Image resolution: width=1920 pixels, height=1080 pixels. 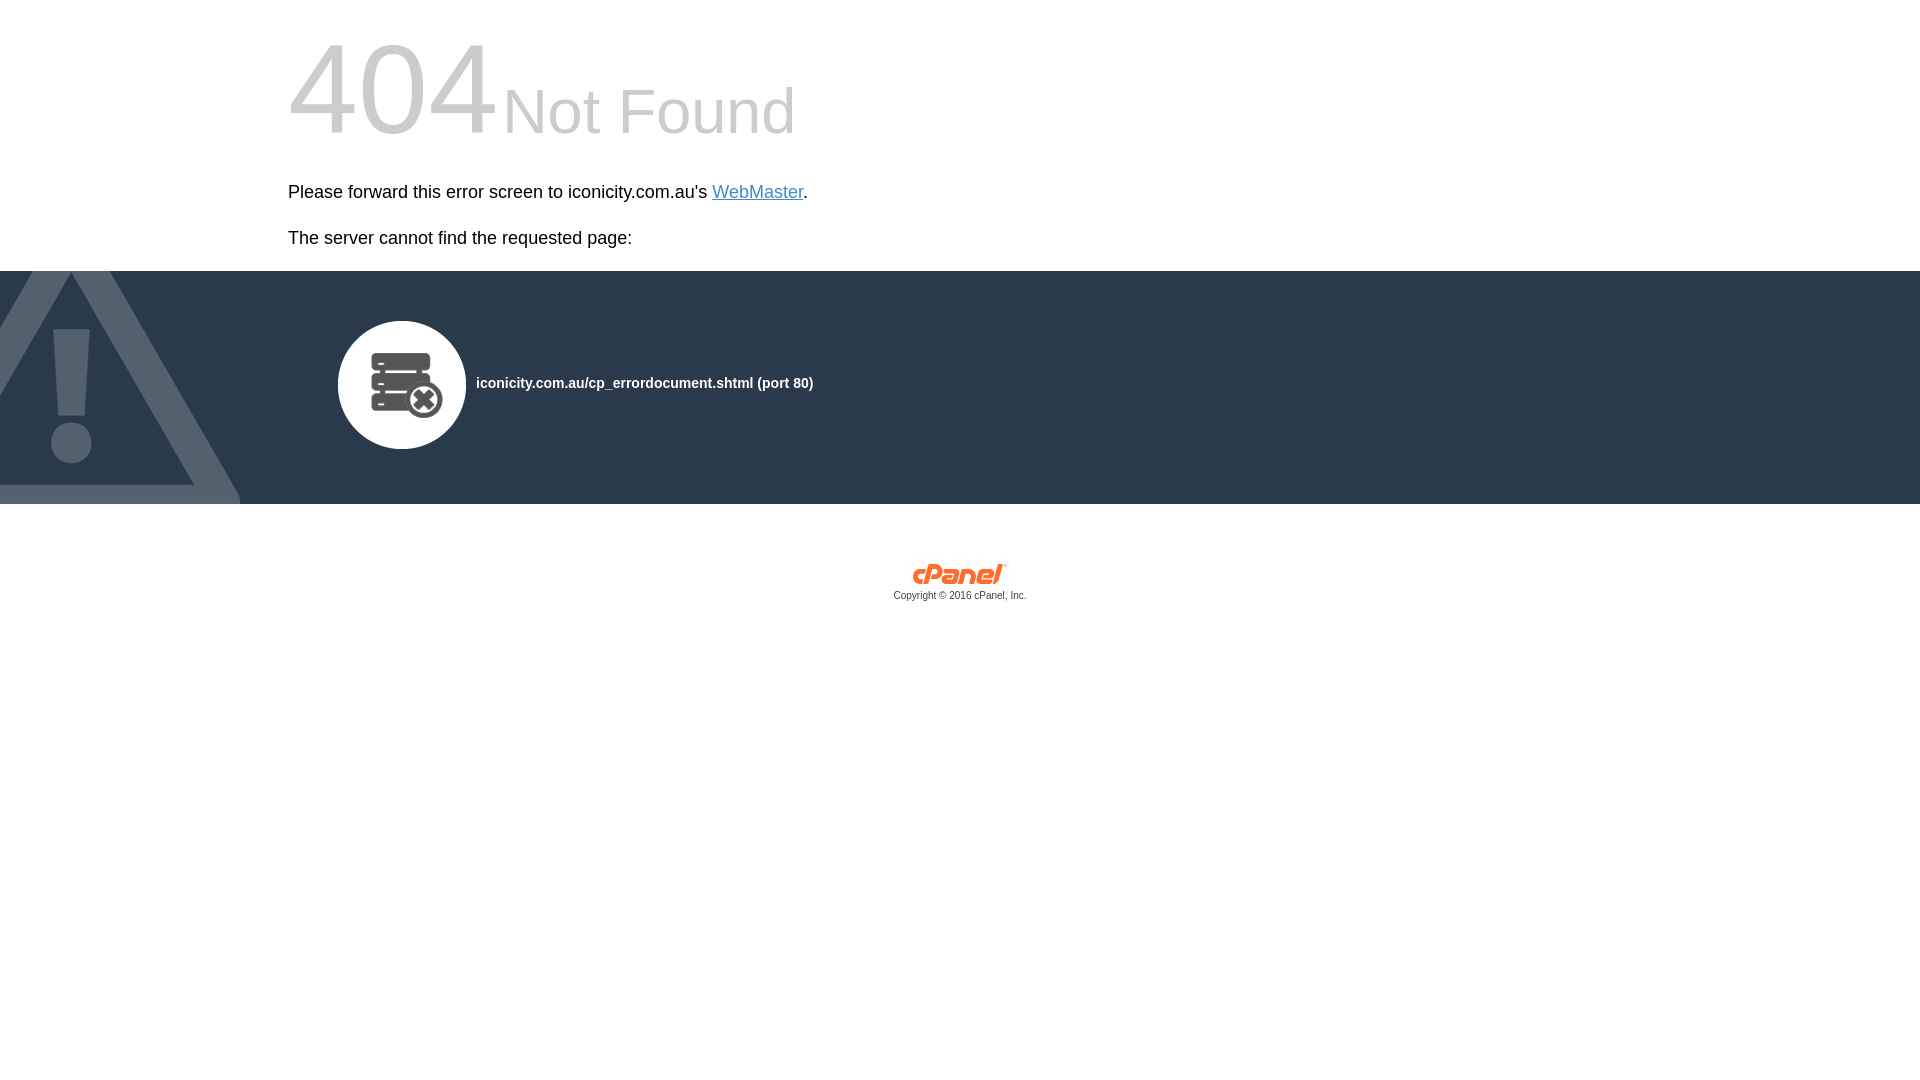 What do you see at coordinates (711, 192) in the screenshot?
I see `'WebMaster'` at bounding box center [711, 192].